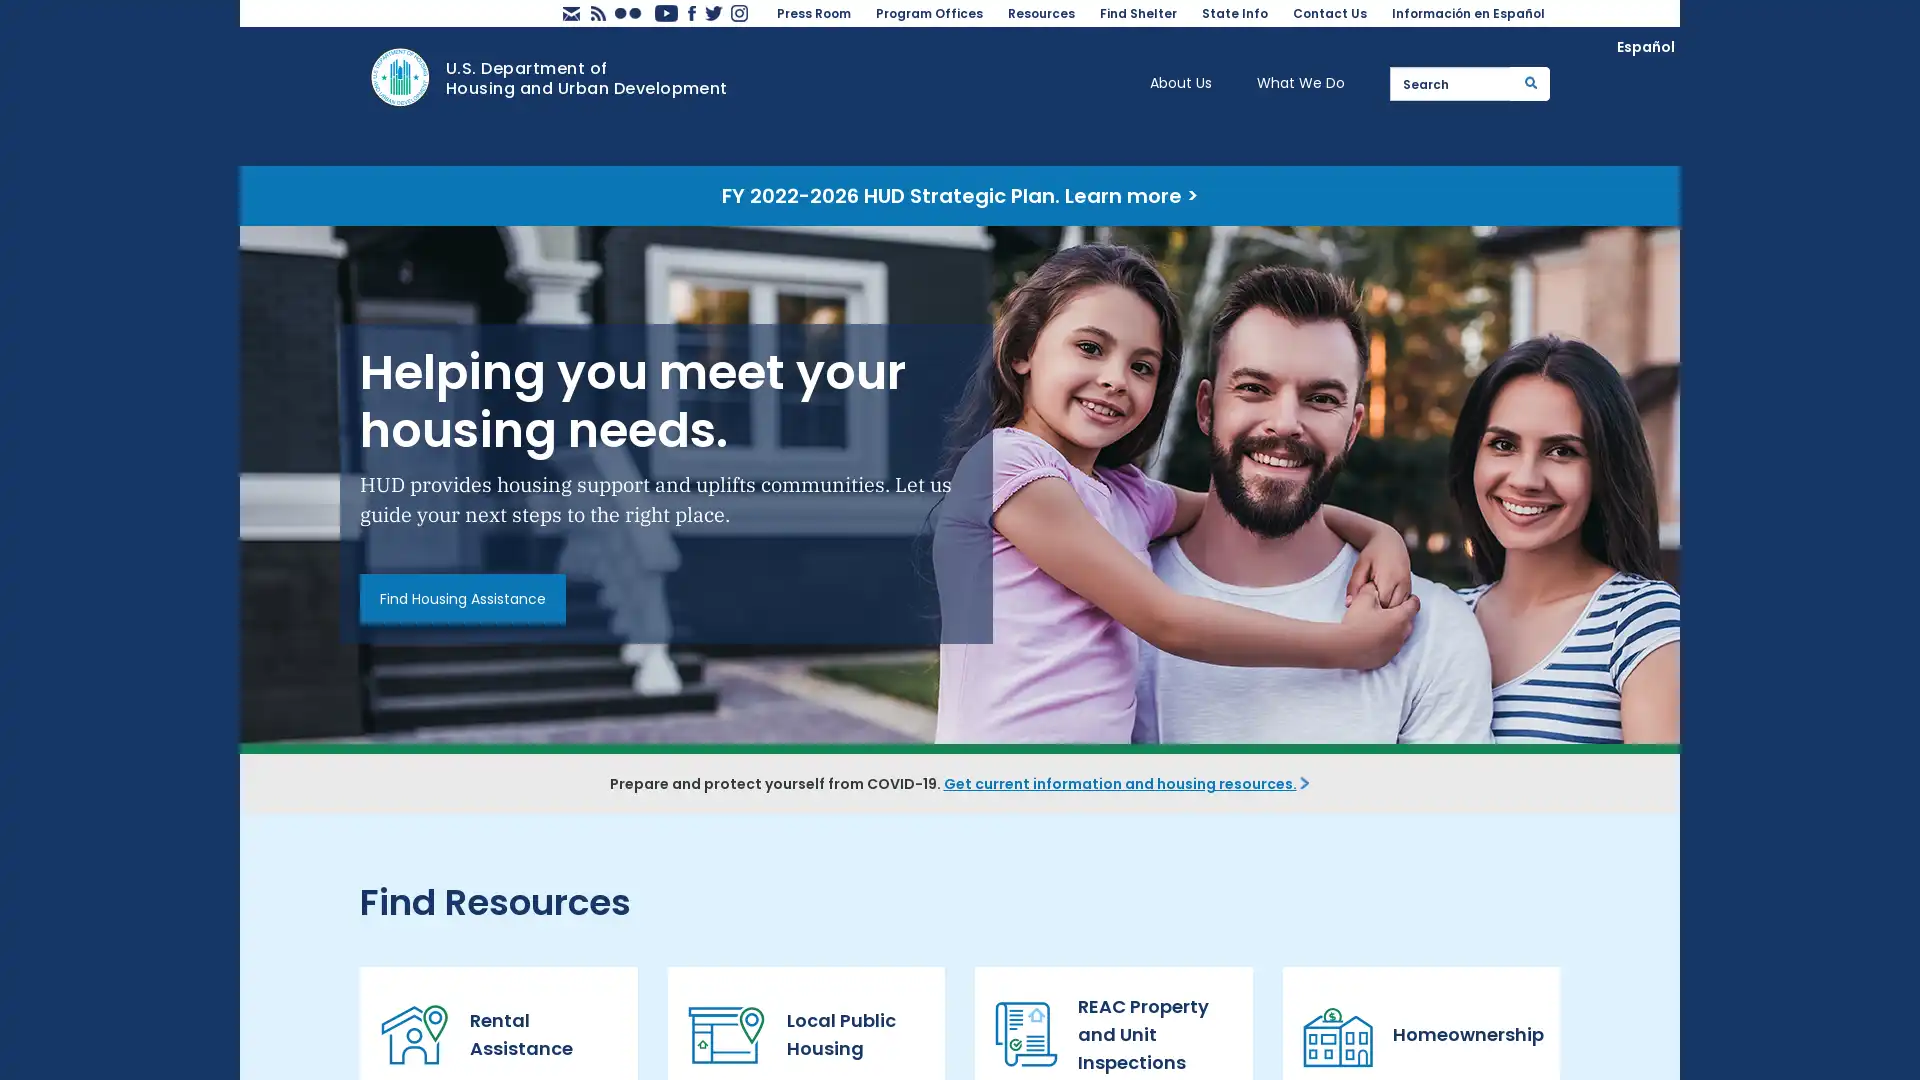 The width and height of the screenshot is (1920, 1080). I want to click on Submit, so click(1529, 82).